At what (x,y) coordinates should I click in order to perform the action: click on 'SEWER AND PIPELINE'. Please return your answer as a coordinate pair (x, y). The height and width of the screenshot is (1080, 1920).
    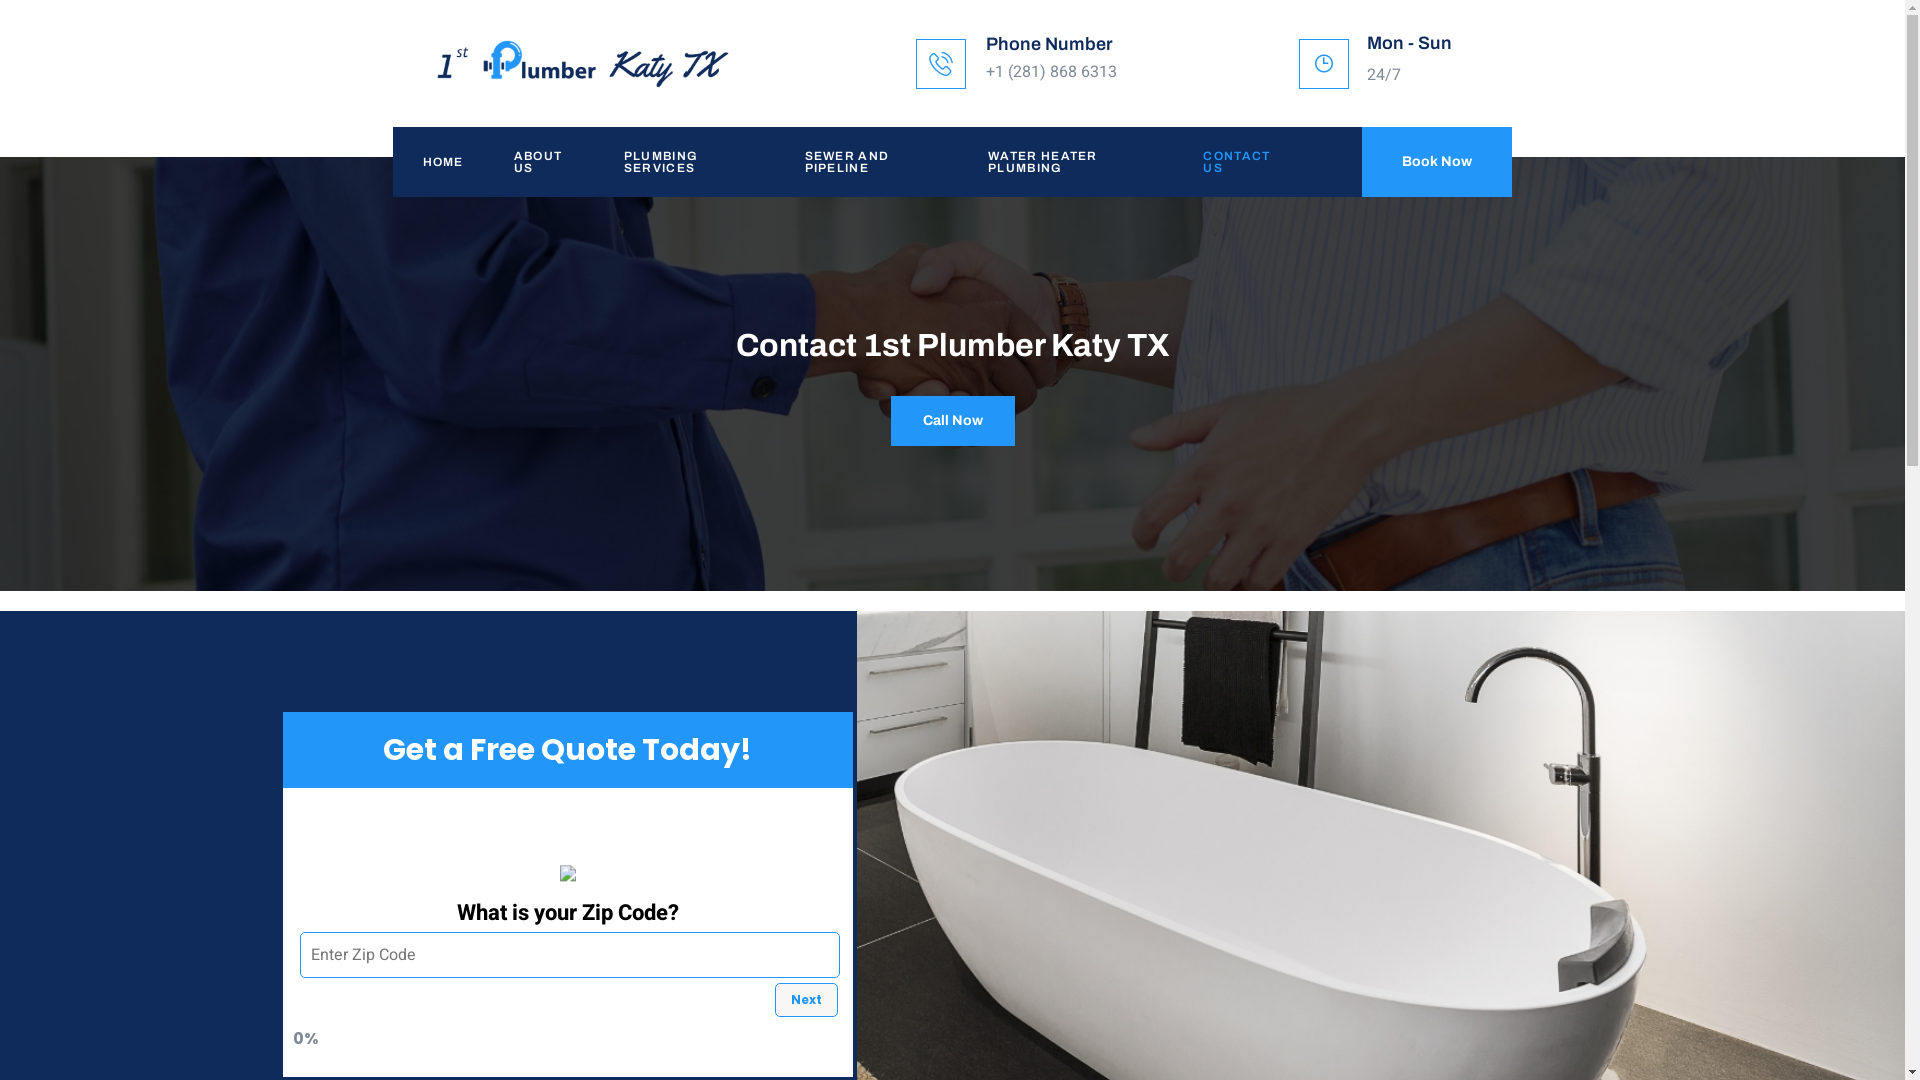
    Looking at the image, I should click on (867, 161).